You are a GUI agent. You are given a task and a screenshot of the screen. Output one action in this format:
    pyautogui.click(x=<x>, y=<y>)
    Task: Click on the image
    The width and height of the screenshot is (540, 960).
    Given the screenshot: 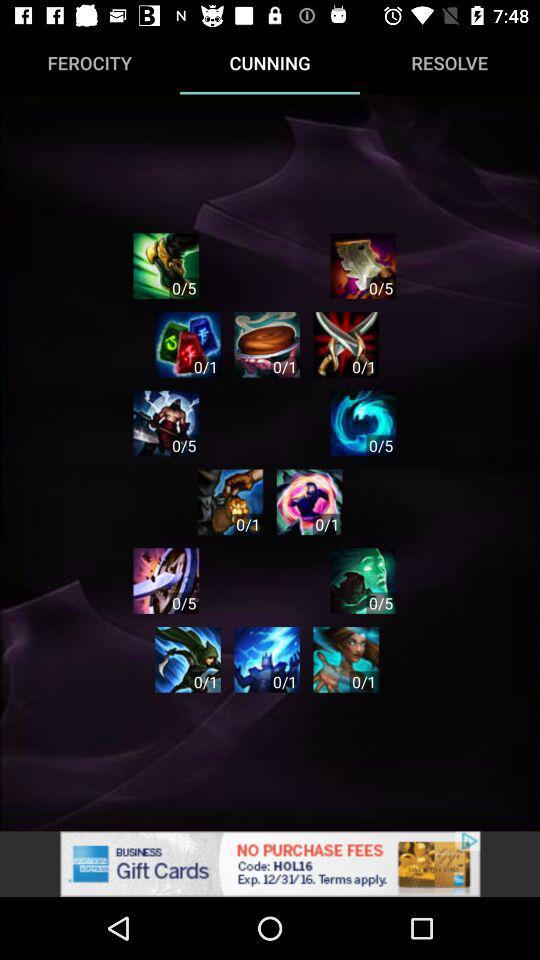 What is the action you would take?
    pyautogui.click(x=165, y=423)
    